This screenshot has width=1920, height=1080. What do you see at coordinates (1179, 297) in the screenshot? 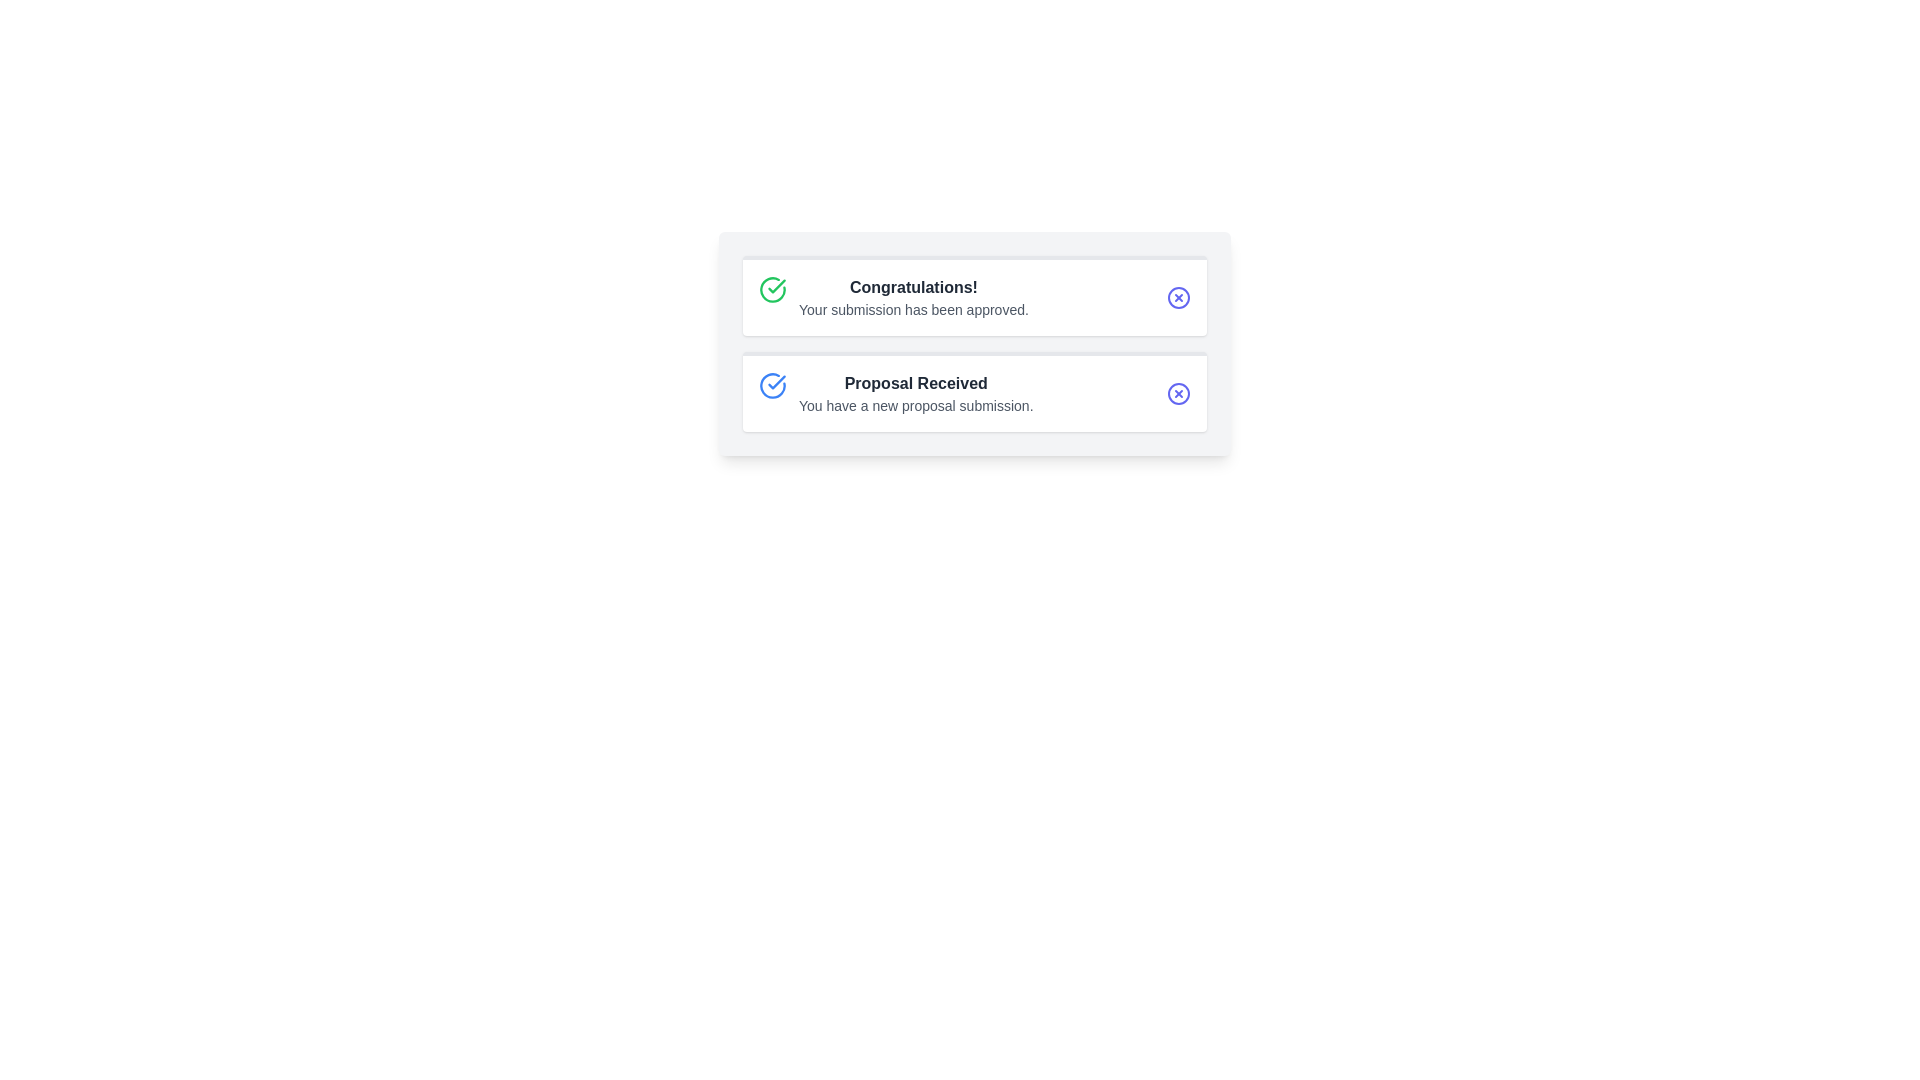
I see `the indigo 'X' icon button in the upper notification bar` at bounding box center [1179, 297].